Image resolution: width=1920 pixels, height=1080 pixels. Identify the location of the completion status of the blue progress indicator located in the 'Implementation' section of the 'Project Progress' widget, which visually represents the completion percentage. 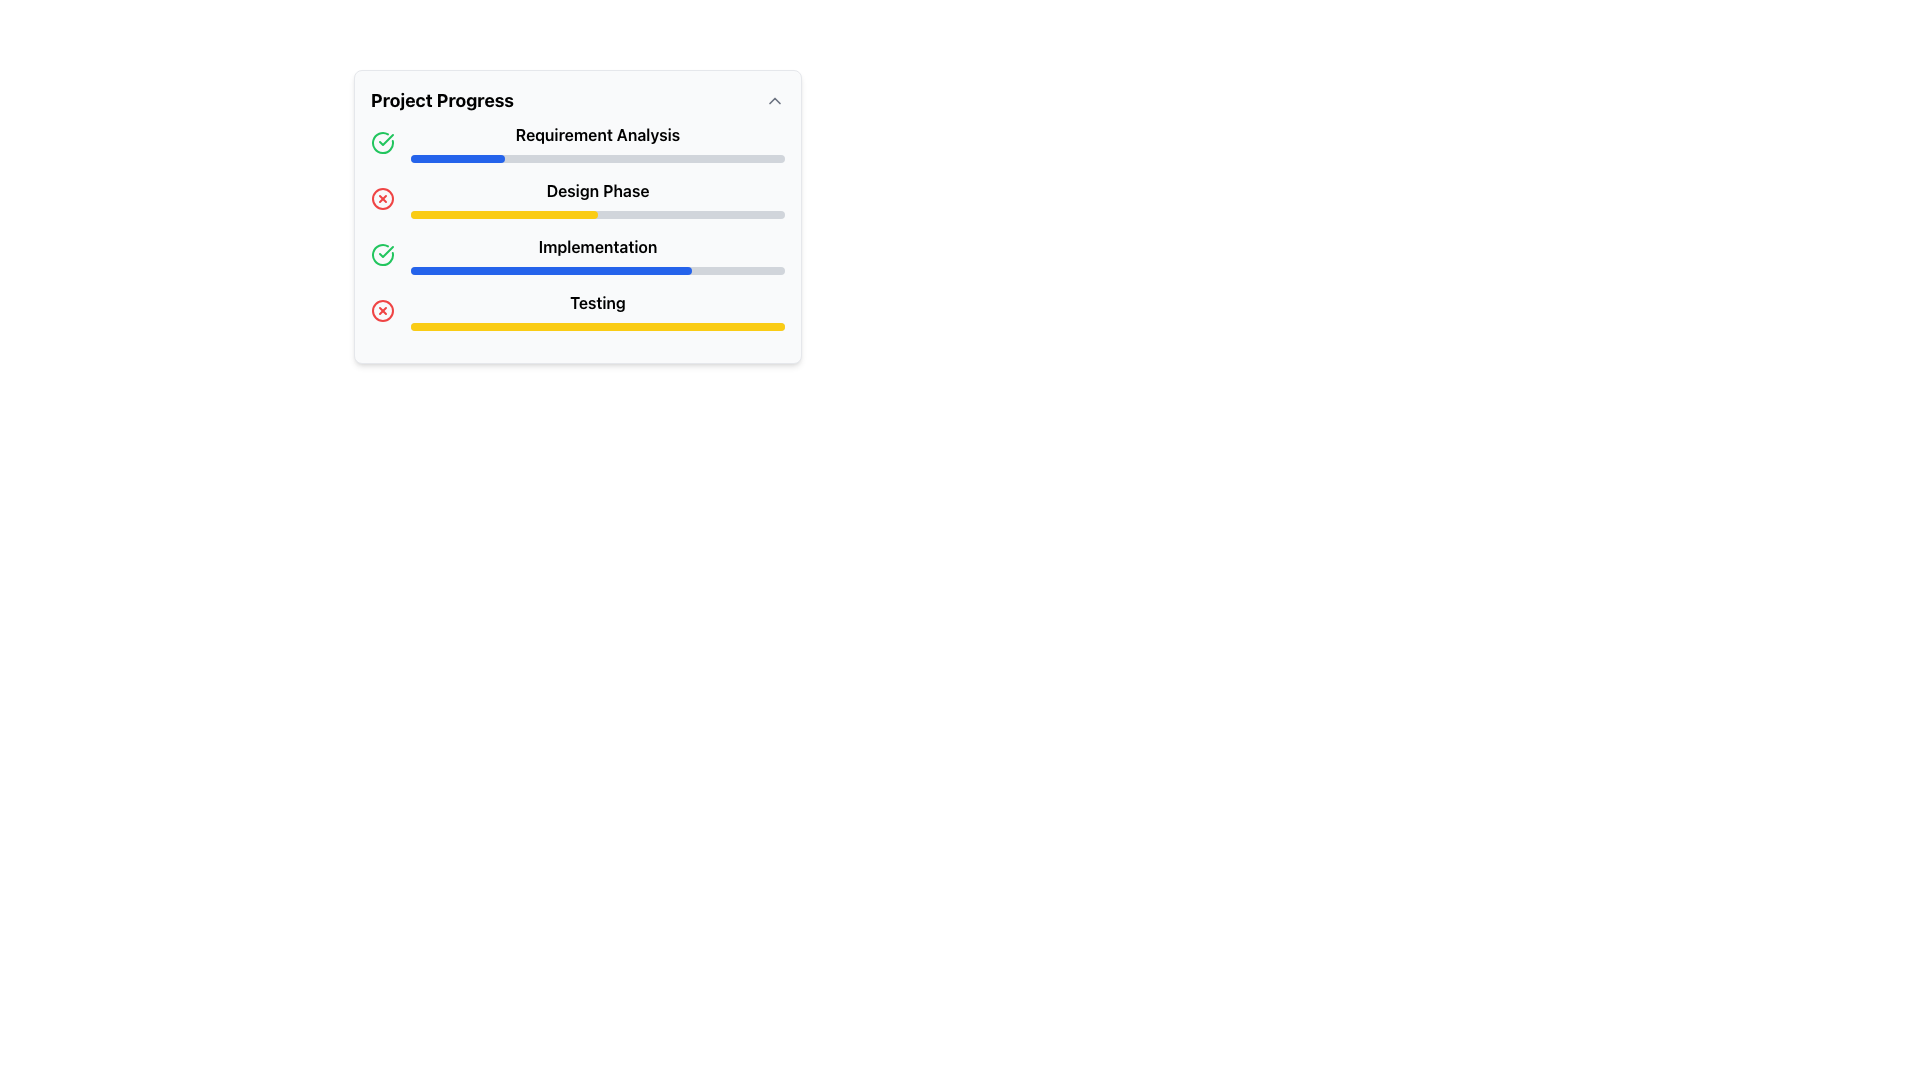
(551, 270).